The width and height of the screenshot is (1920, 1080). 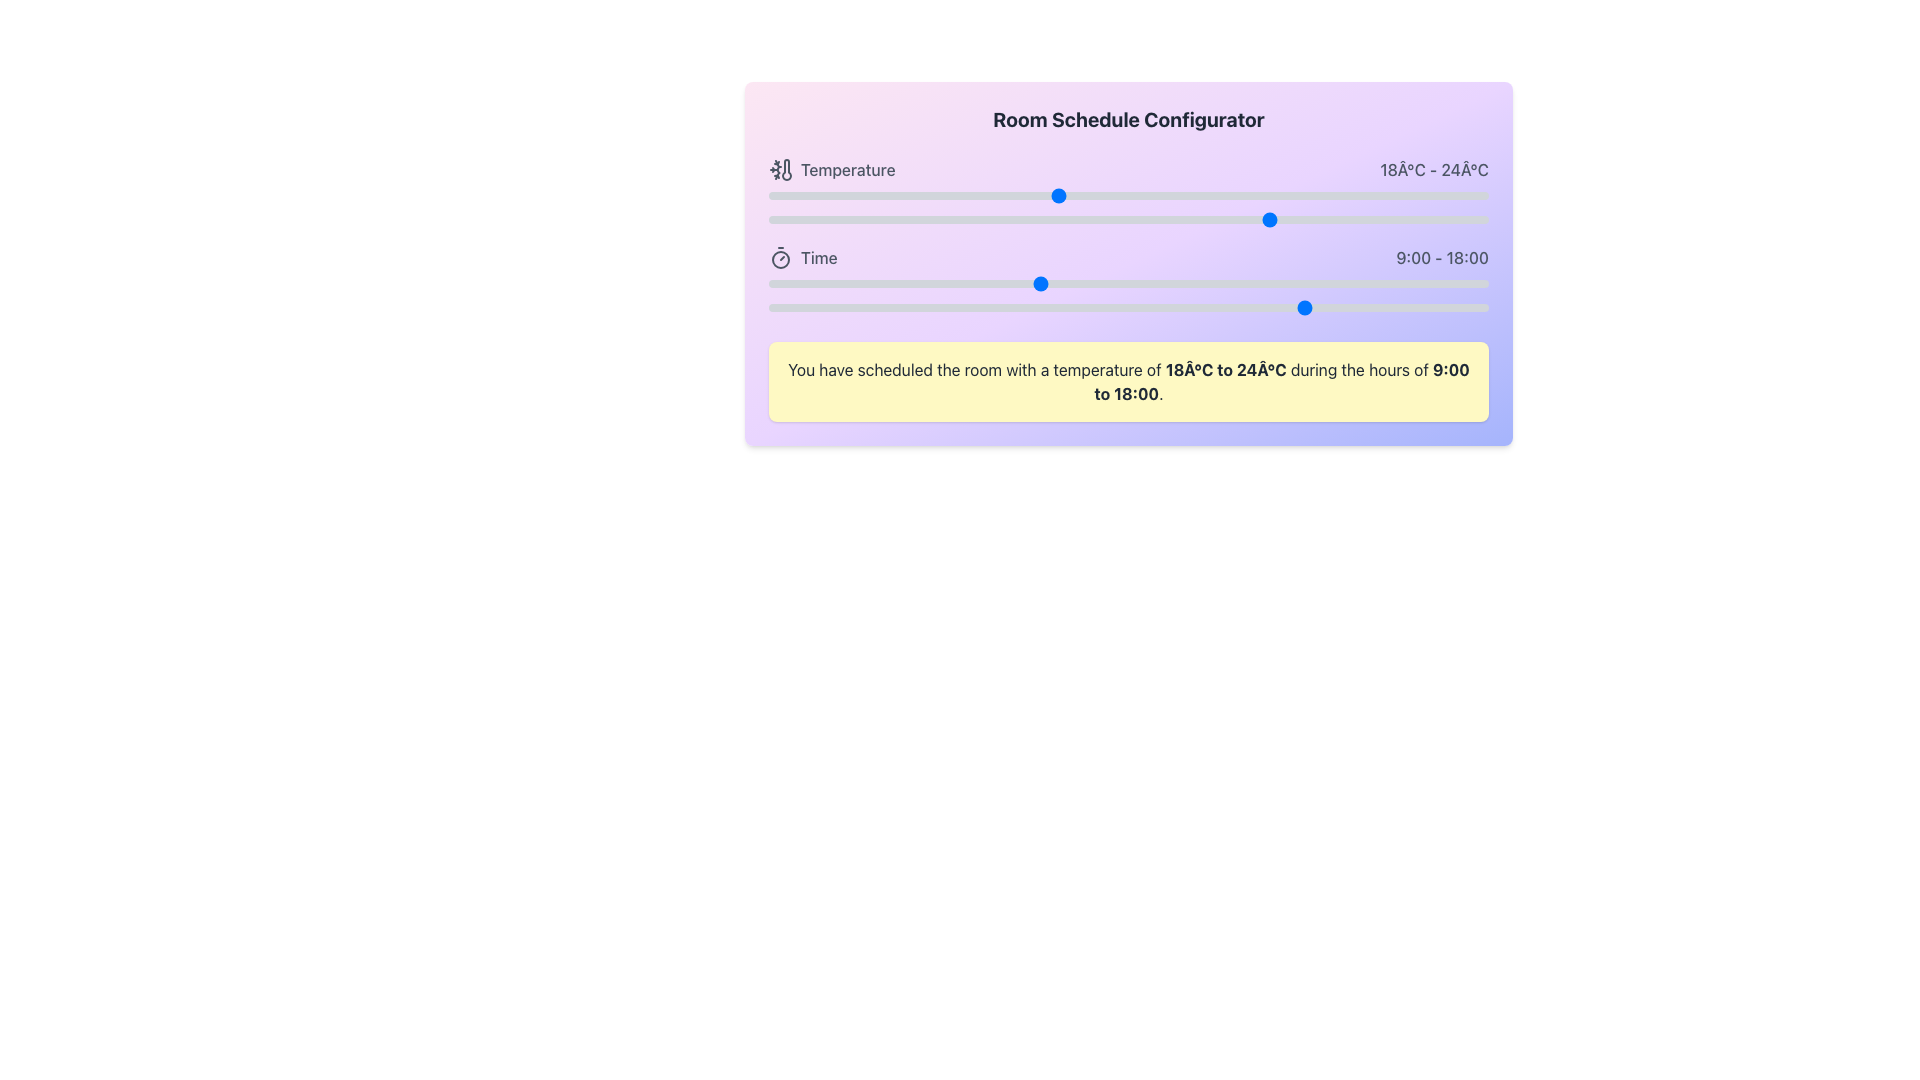 I want to click on the slider, so click(x=911, y=192).